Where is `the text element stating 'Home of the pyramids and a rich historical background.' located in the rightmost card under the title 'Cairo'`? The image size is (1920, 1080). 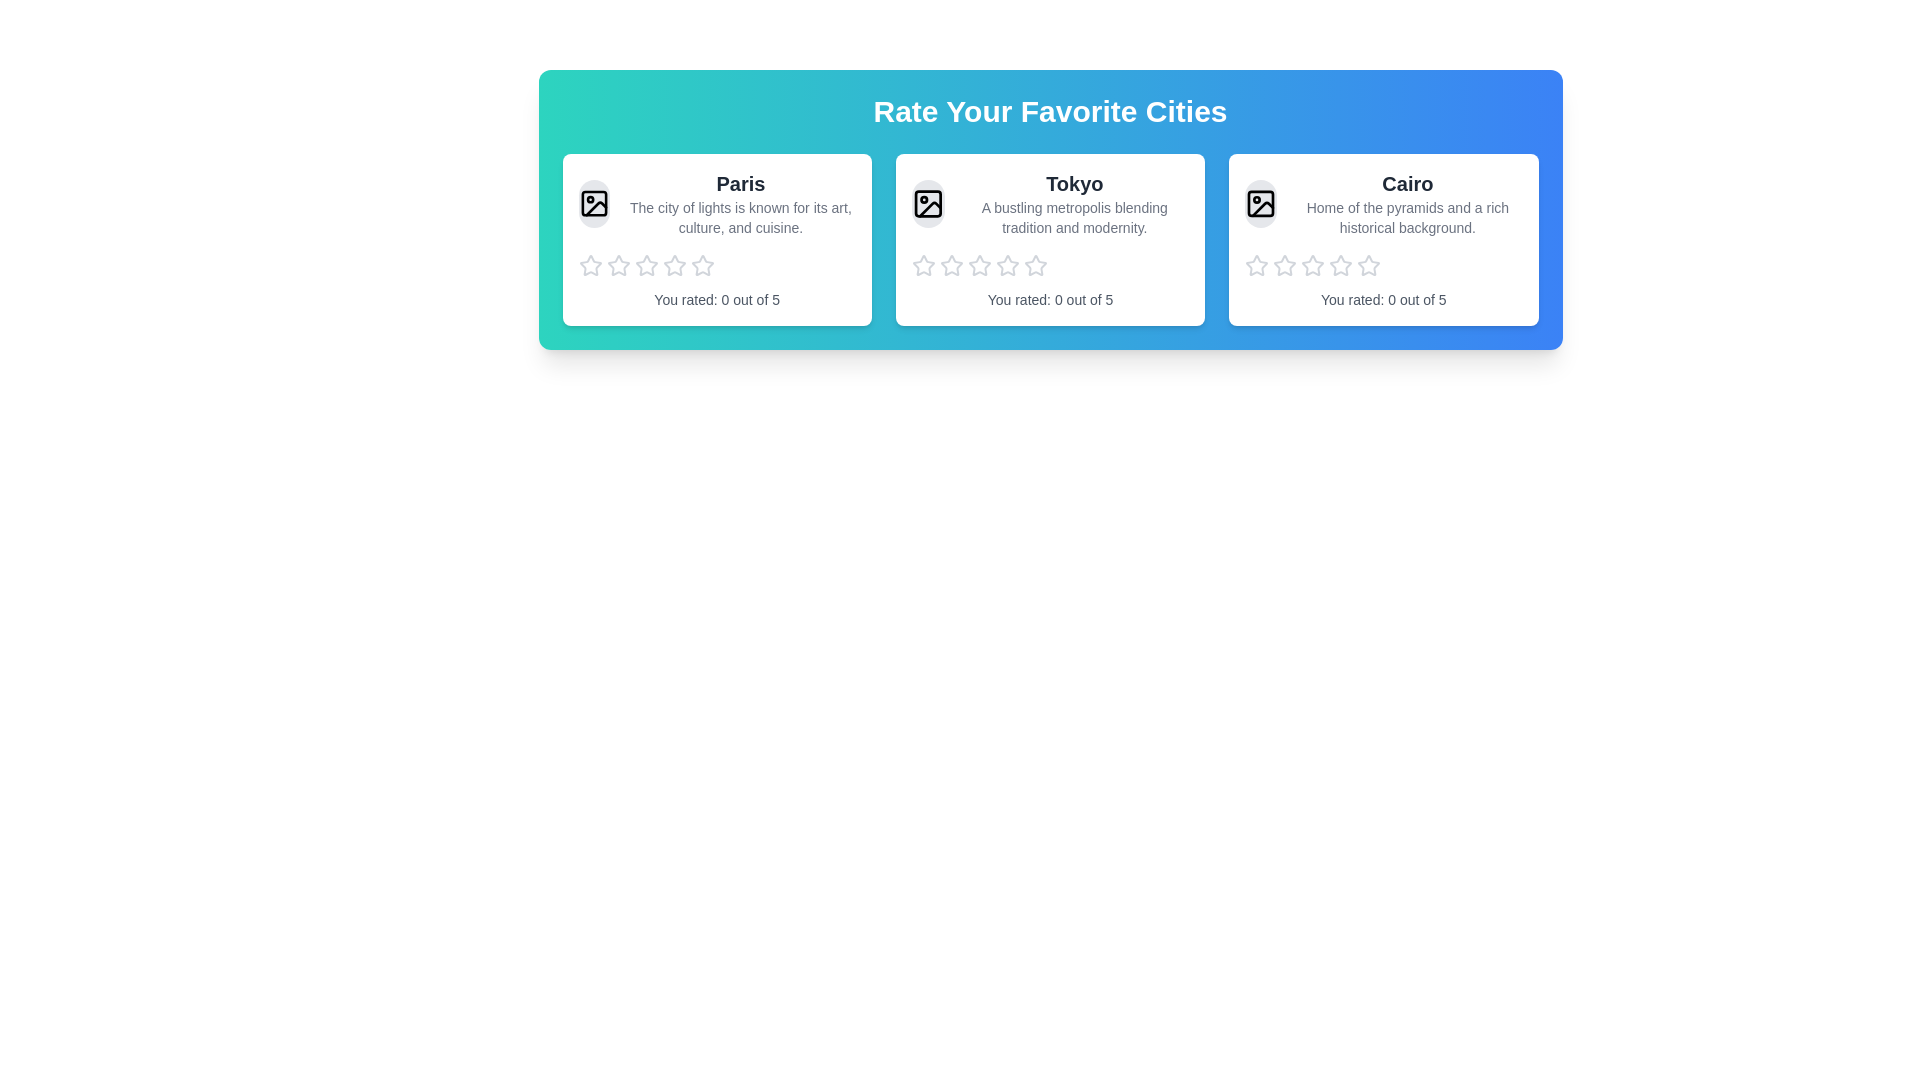 the text element stating 'Home of the pyramids and a rich historical background.' located in the rightmost card under the title 'Cairo' is located at coordinates (1406, 218).